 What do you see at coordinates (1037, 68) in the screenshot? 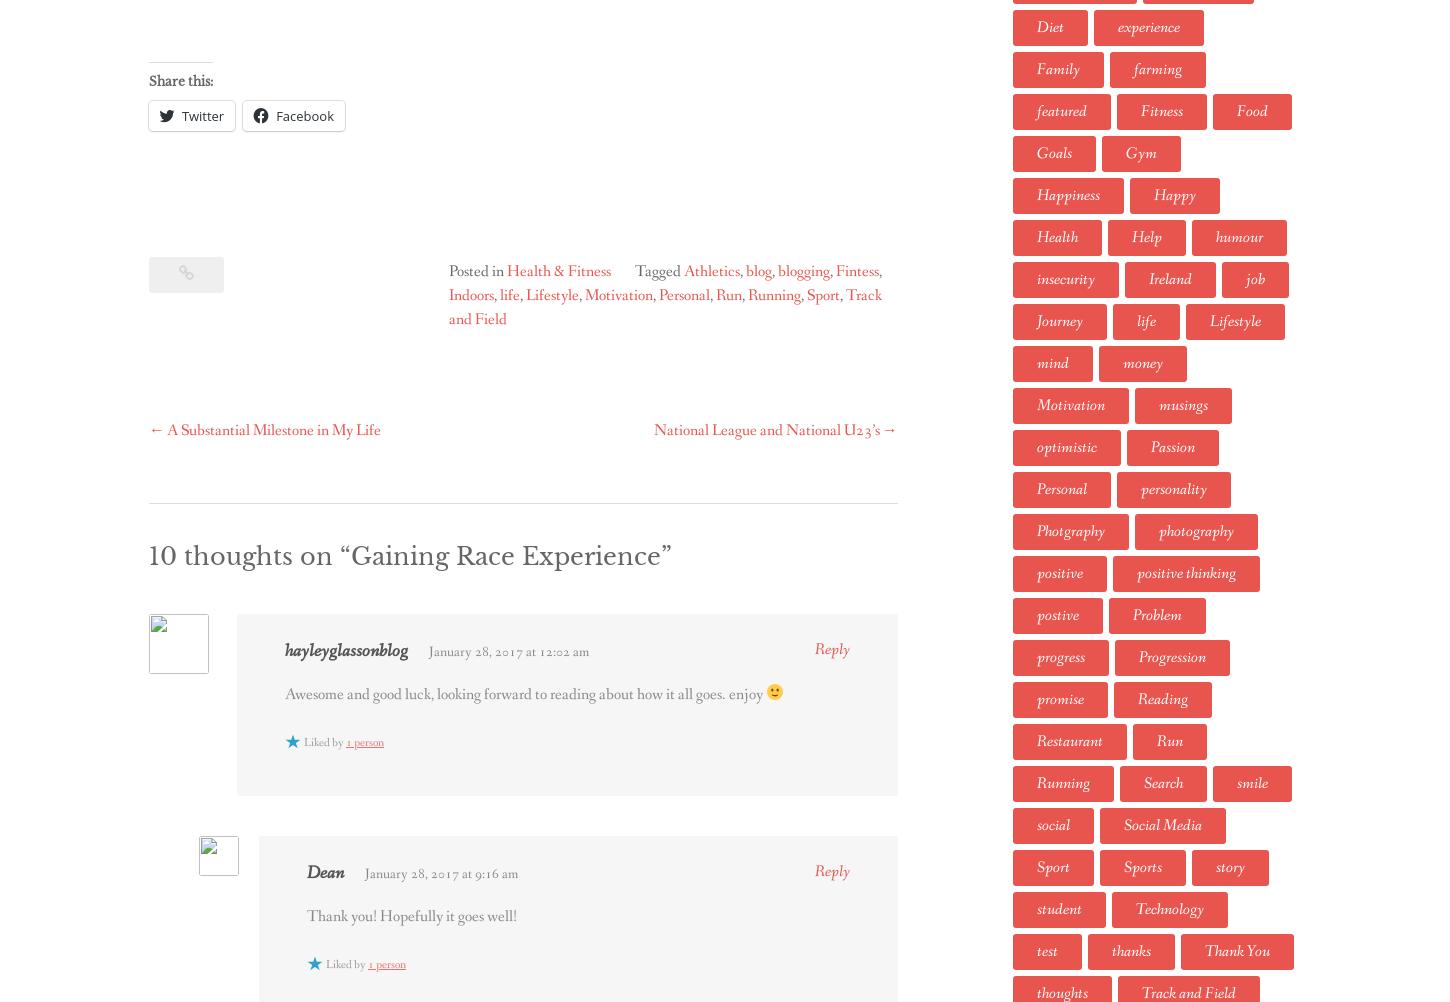
I see `'Family'` at bounding box center [1037, 68].